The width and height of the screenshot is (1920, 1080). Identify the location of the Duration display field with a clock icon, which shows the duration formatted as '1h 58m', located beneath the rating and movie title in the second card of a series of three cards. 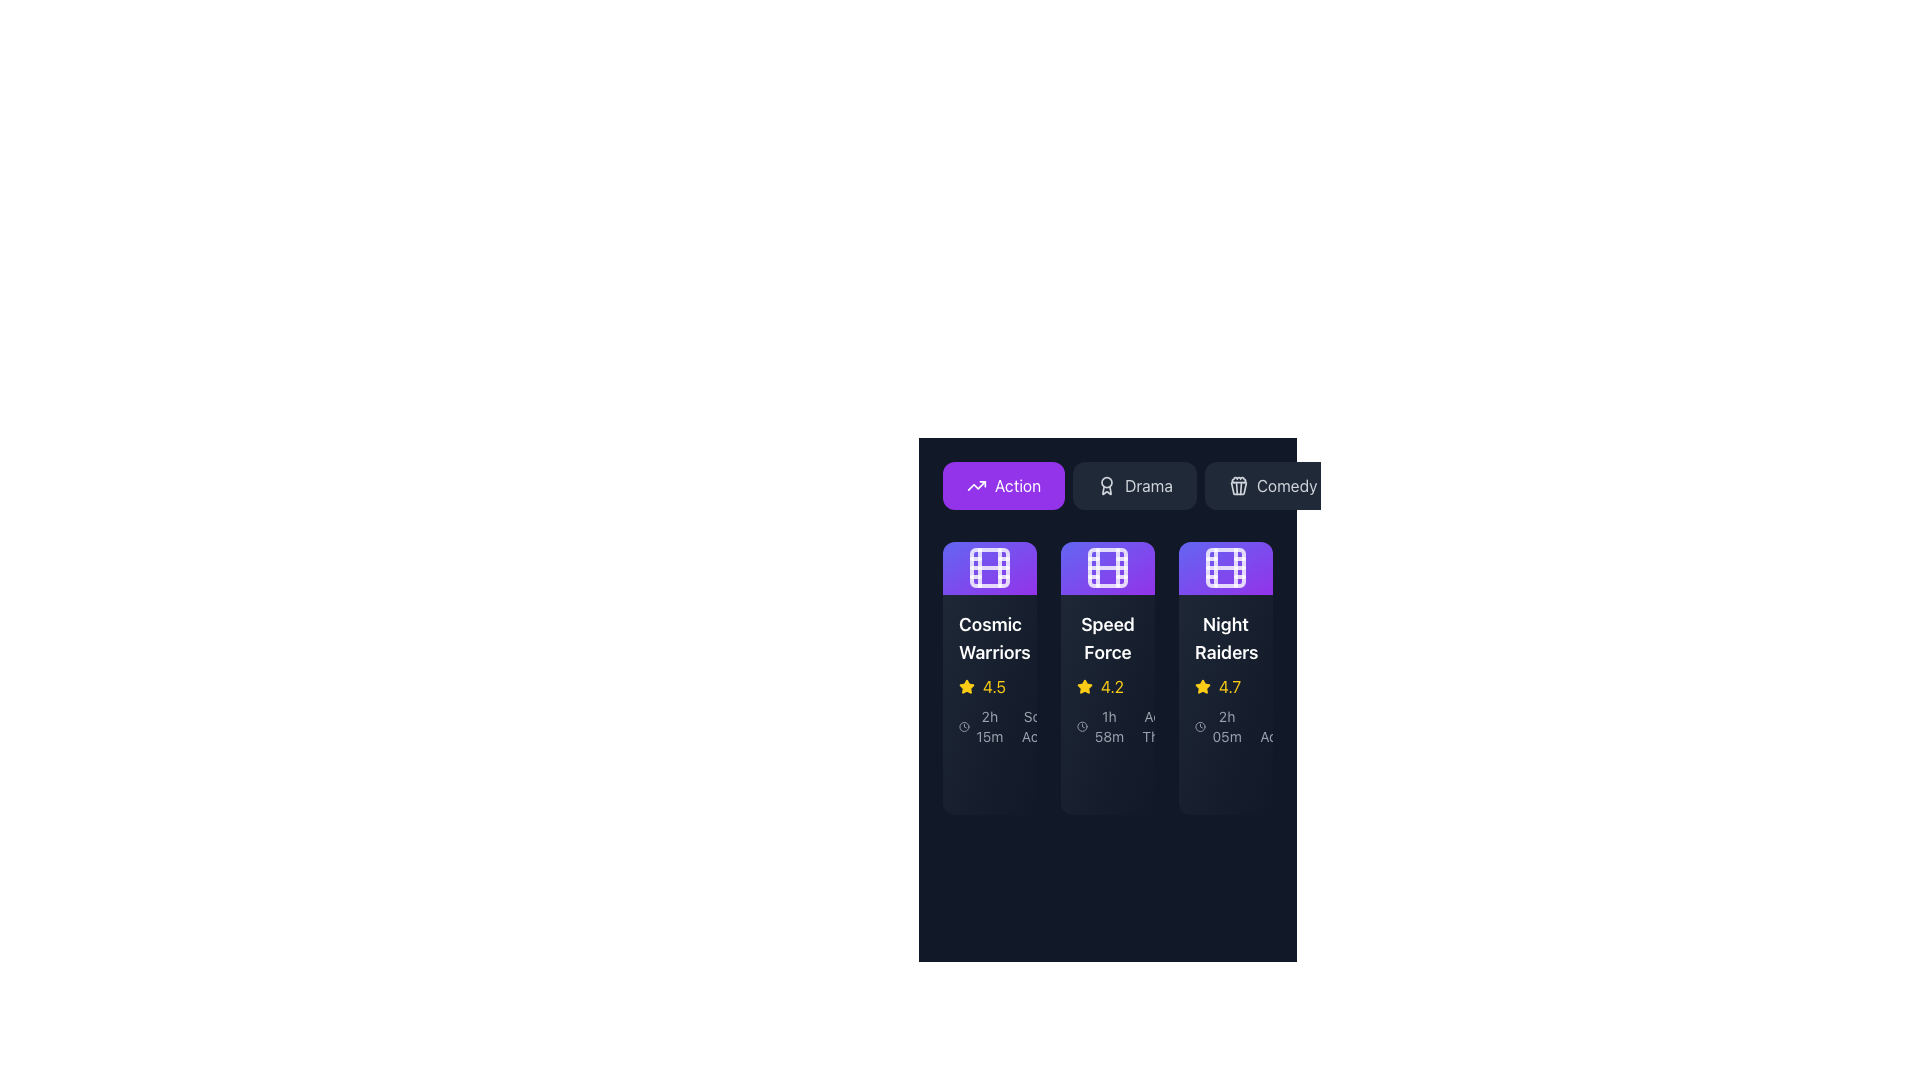
(1107, 725).